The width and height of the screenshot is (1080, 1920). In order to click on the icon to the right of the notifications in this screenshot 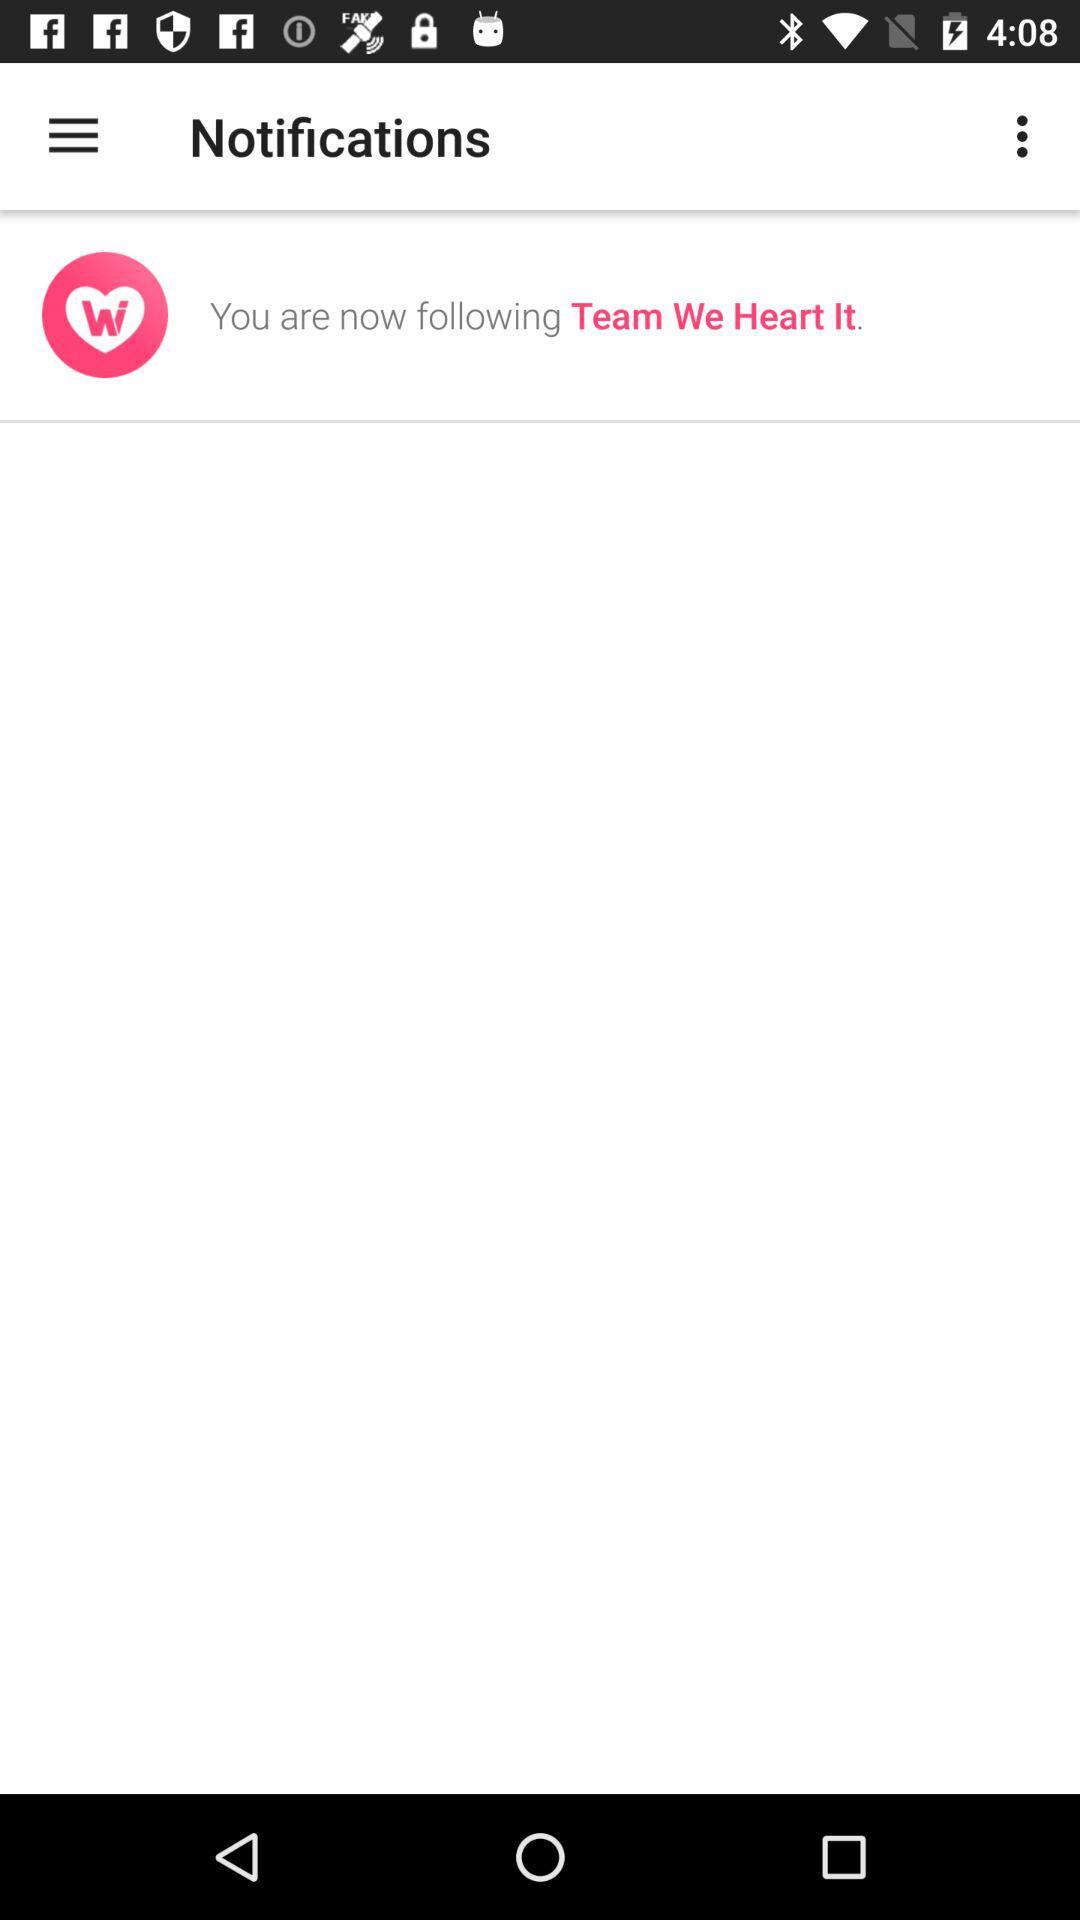, I will do `click(1027, 135)`.